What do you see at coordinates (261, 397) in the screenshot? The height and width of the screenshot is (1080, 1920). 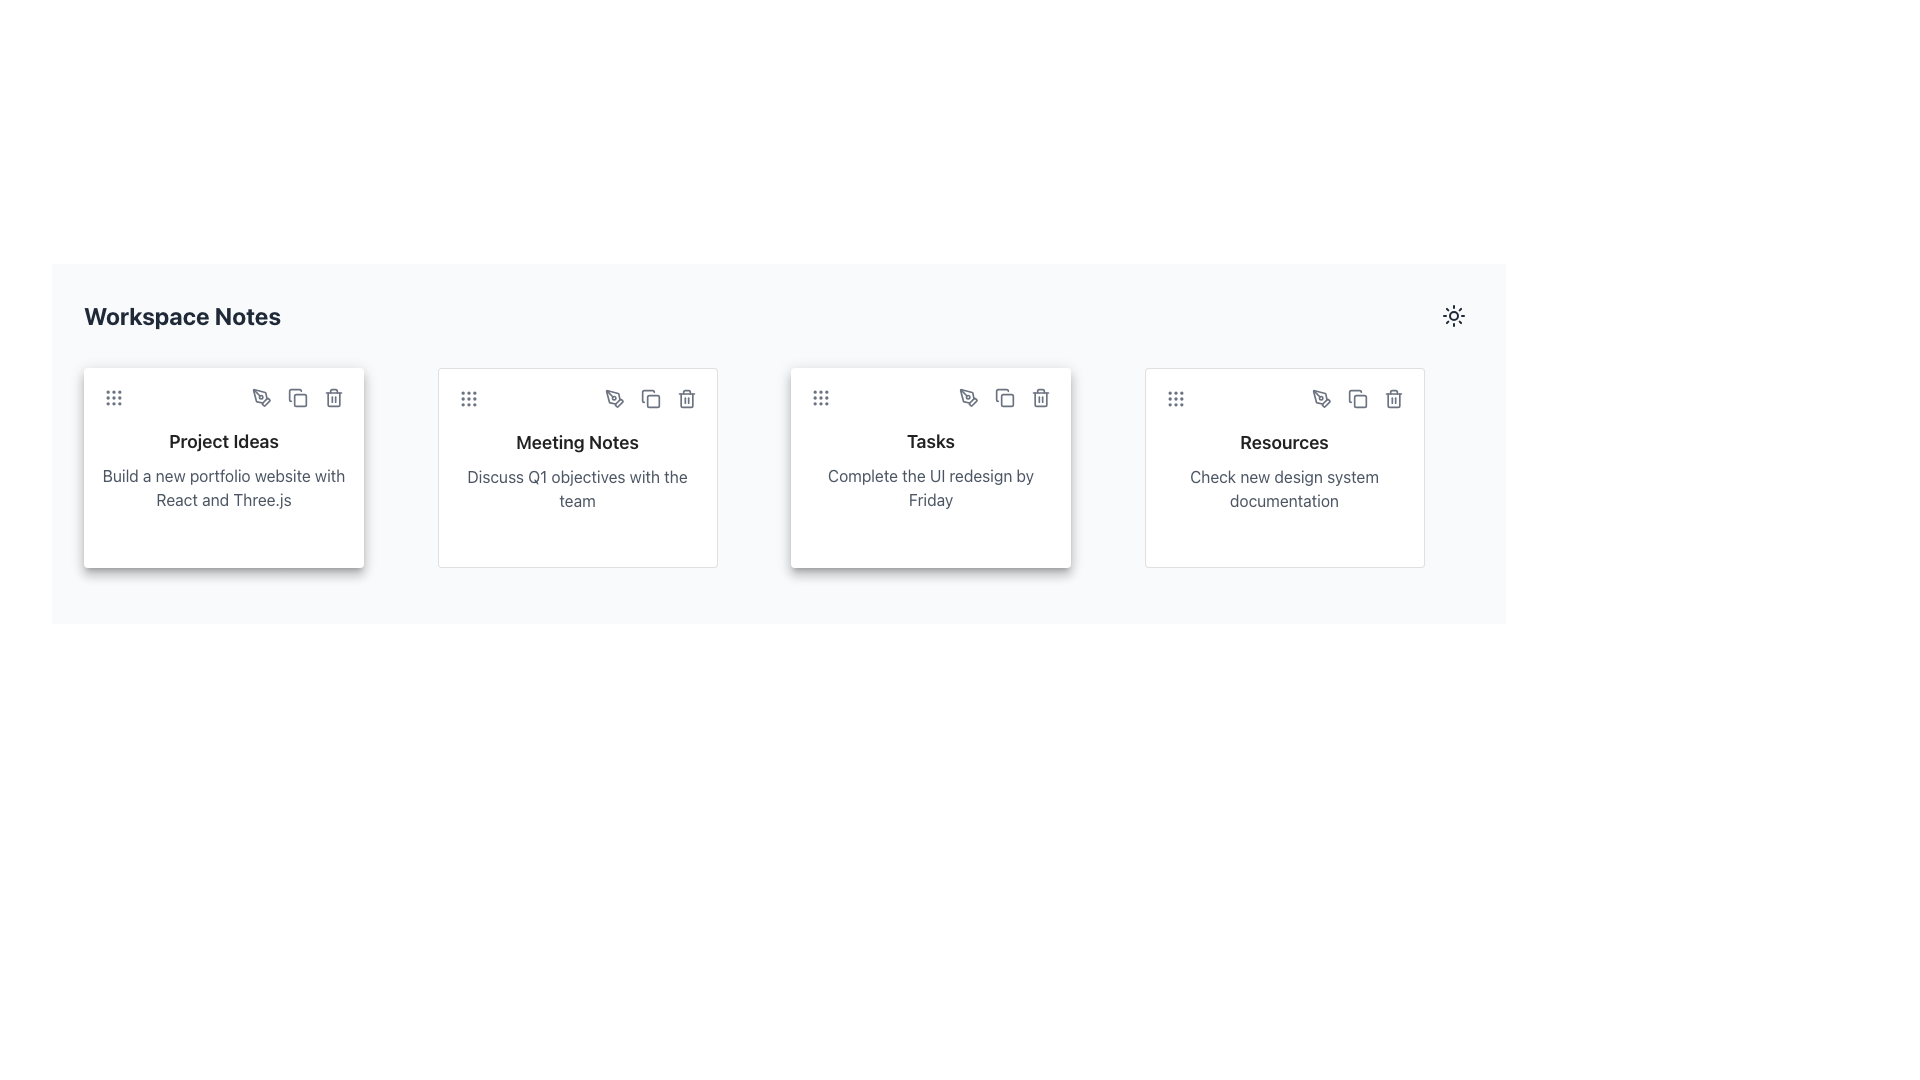 I see `the first interactive button in the toolbar of the 'Project Ideas' card` at bounding box center [261, 397].